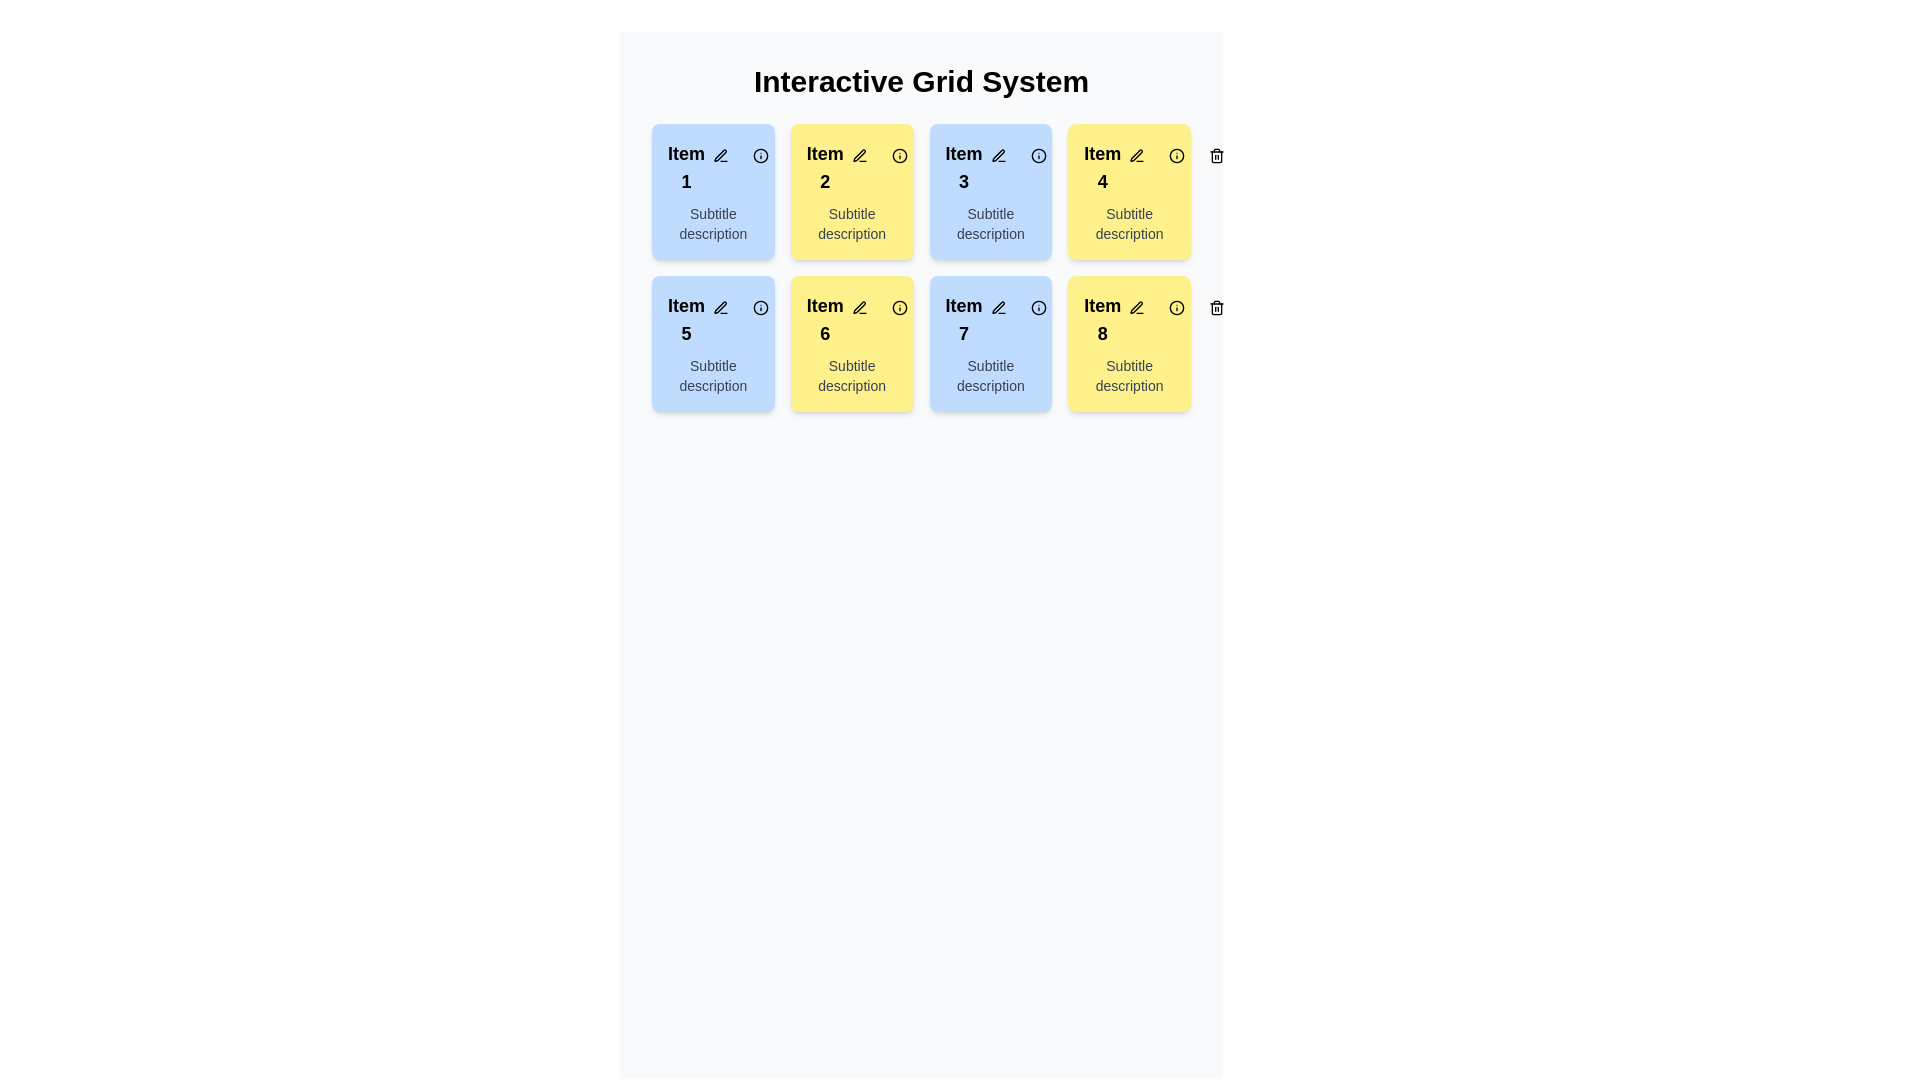 The width and height of the screenshot is (1920, 1080). What do you see at coordinates (760, 154) in the screenshot?
I see `the information icon, which is a circular icon with an 'i' in its center, located in the top-right corner of the 'Item 1' card, adjacent to the edit icon` at bounding box center [760, 154].